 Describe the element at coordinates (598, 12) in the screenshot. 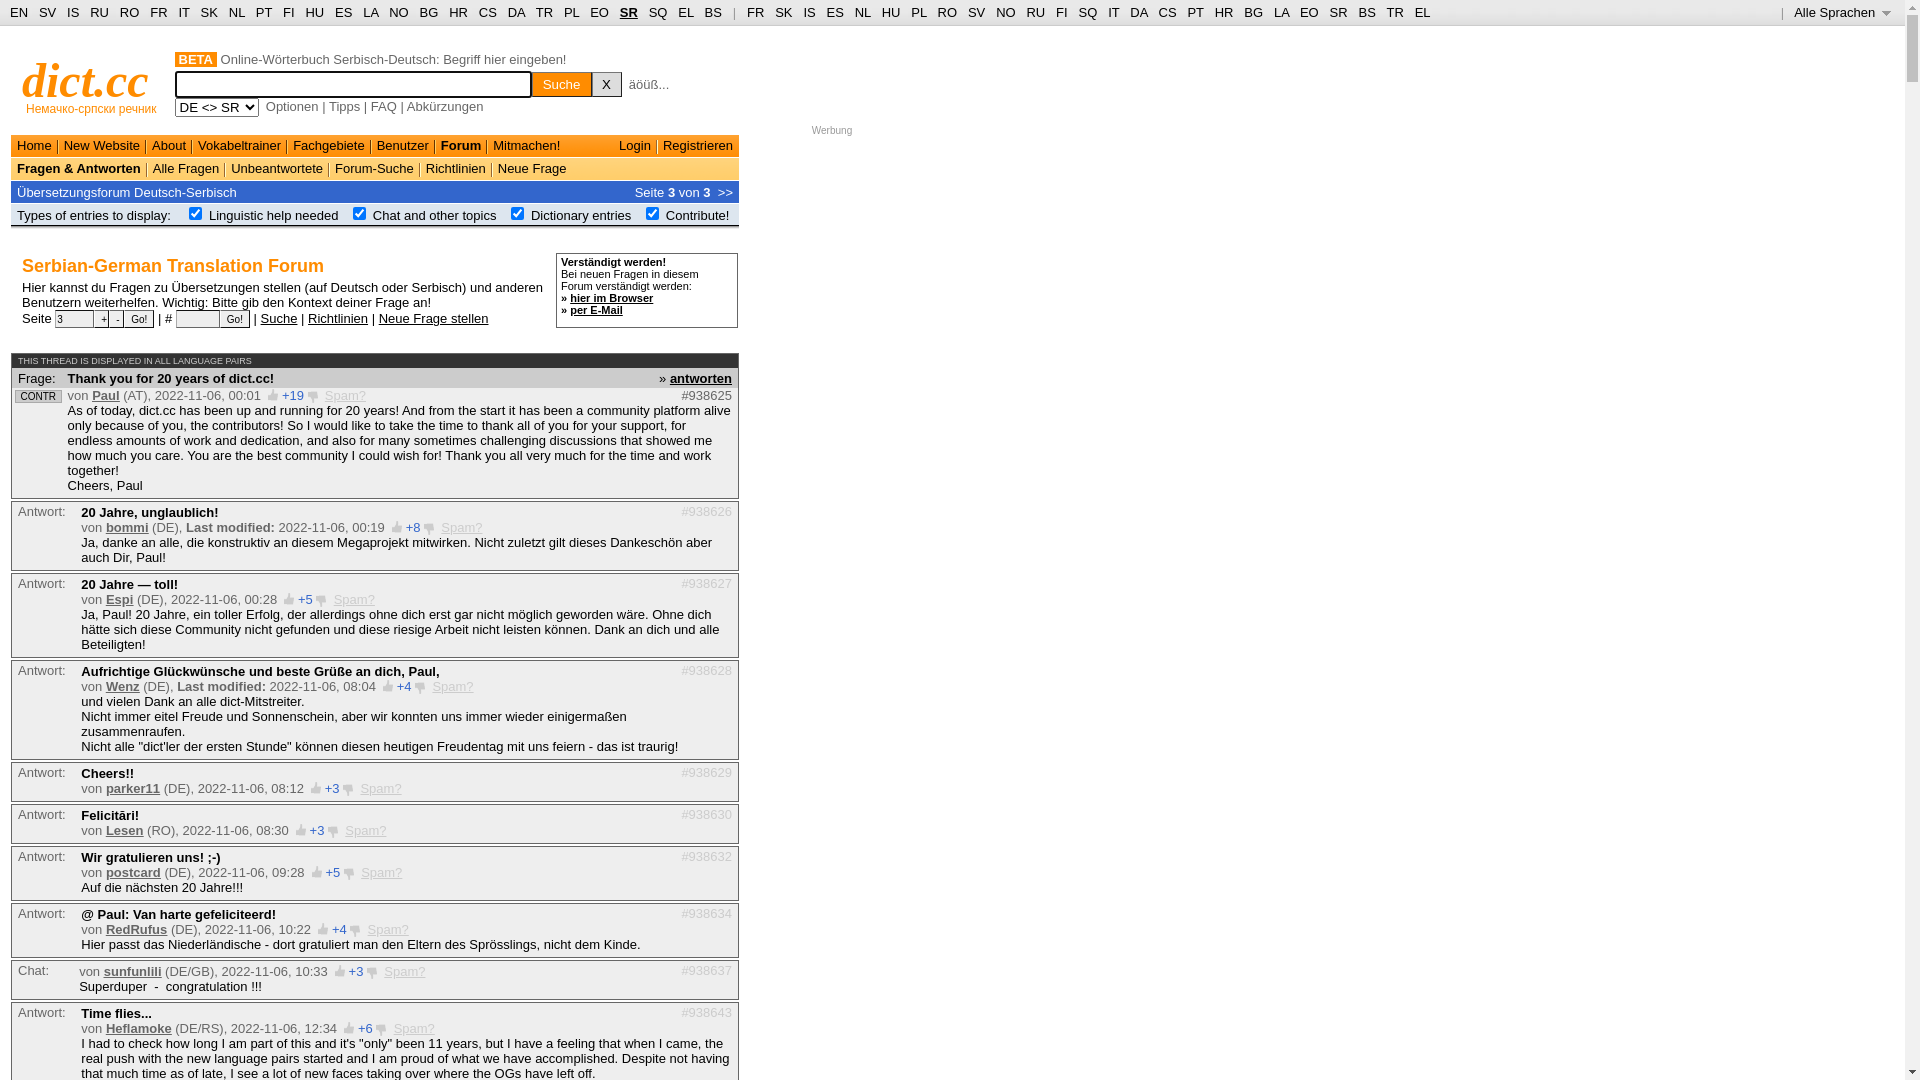

I see `'EO'` at that location.